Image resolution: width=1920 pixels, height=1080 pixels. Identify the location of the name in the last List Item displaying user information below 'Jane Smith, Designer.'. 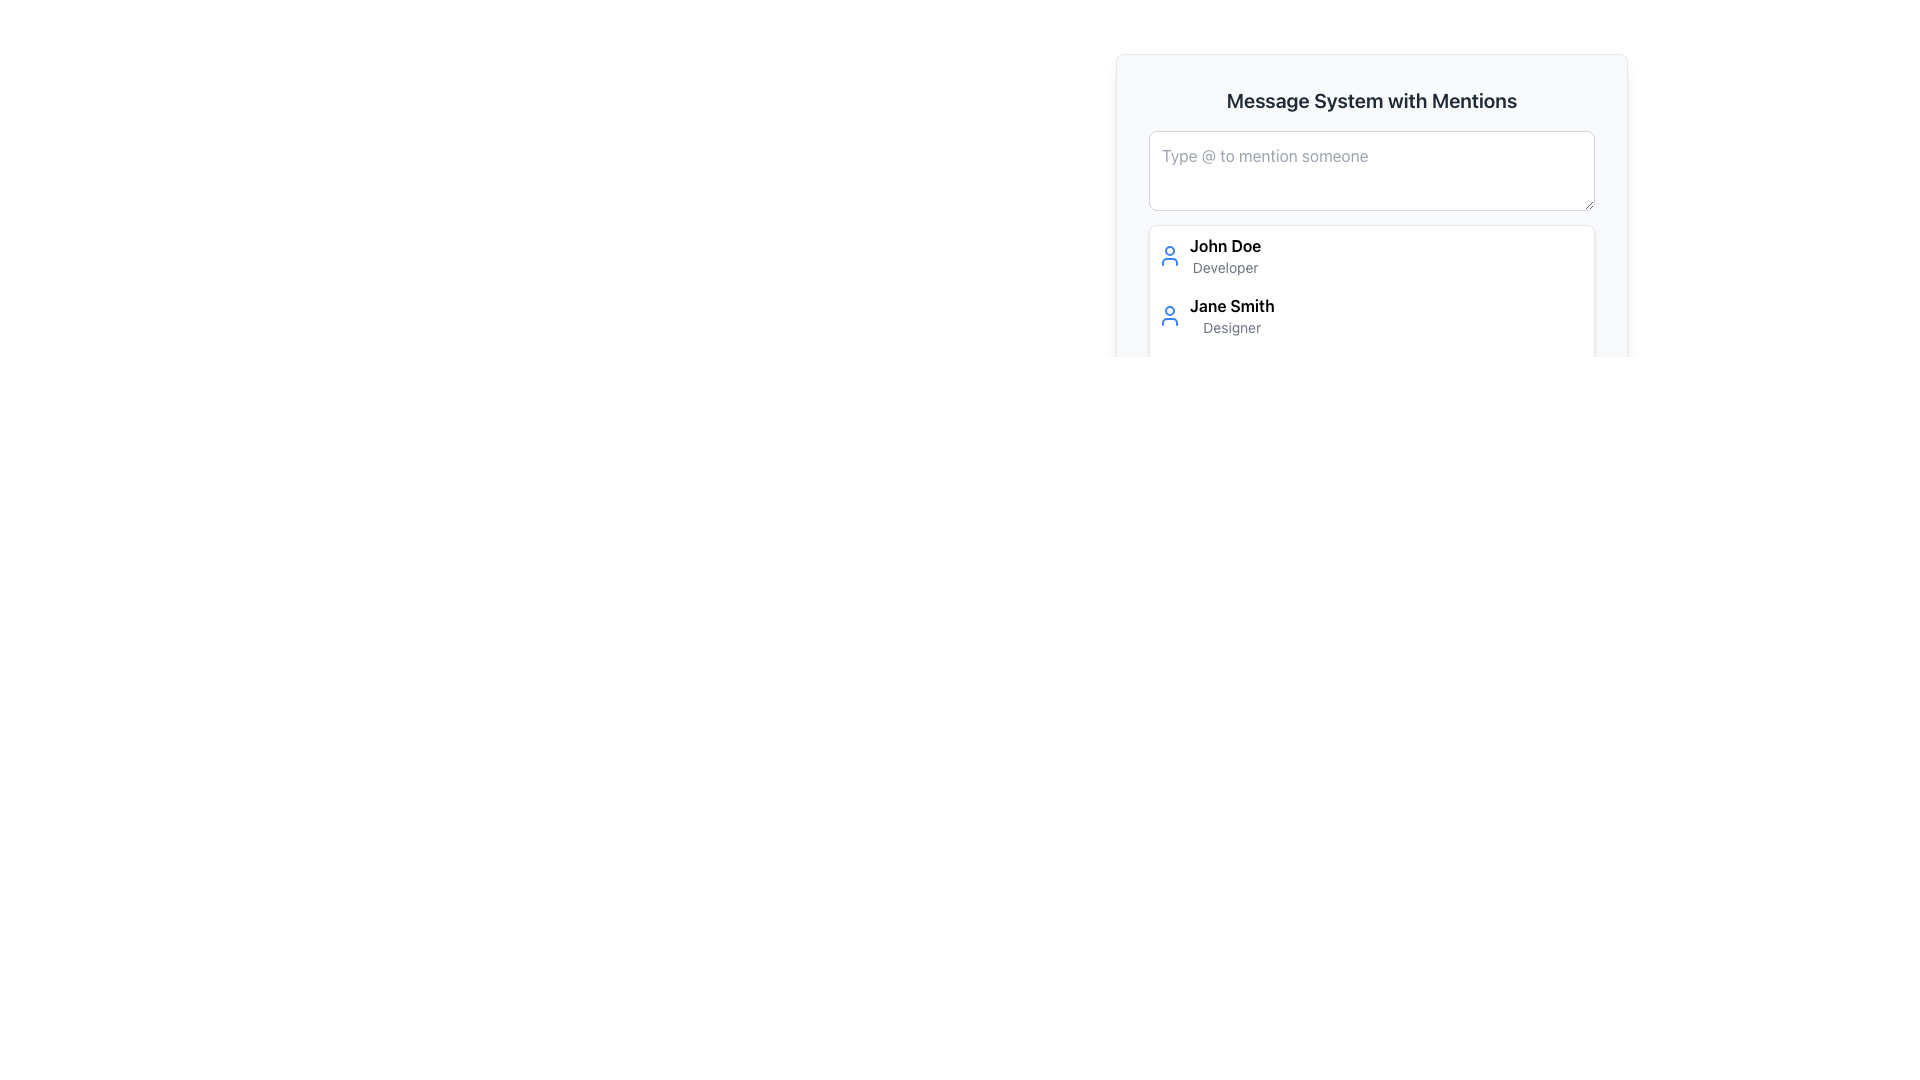
(1233, 375).